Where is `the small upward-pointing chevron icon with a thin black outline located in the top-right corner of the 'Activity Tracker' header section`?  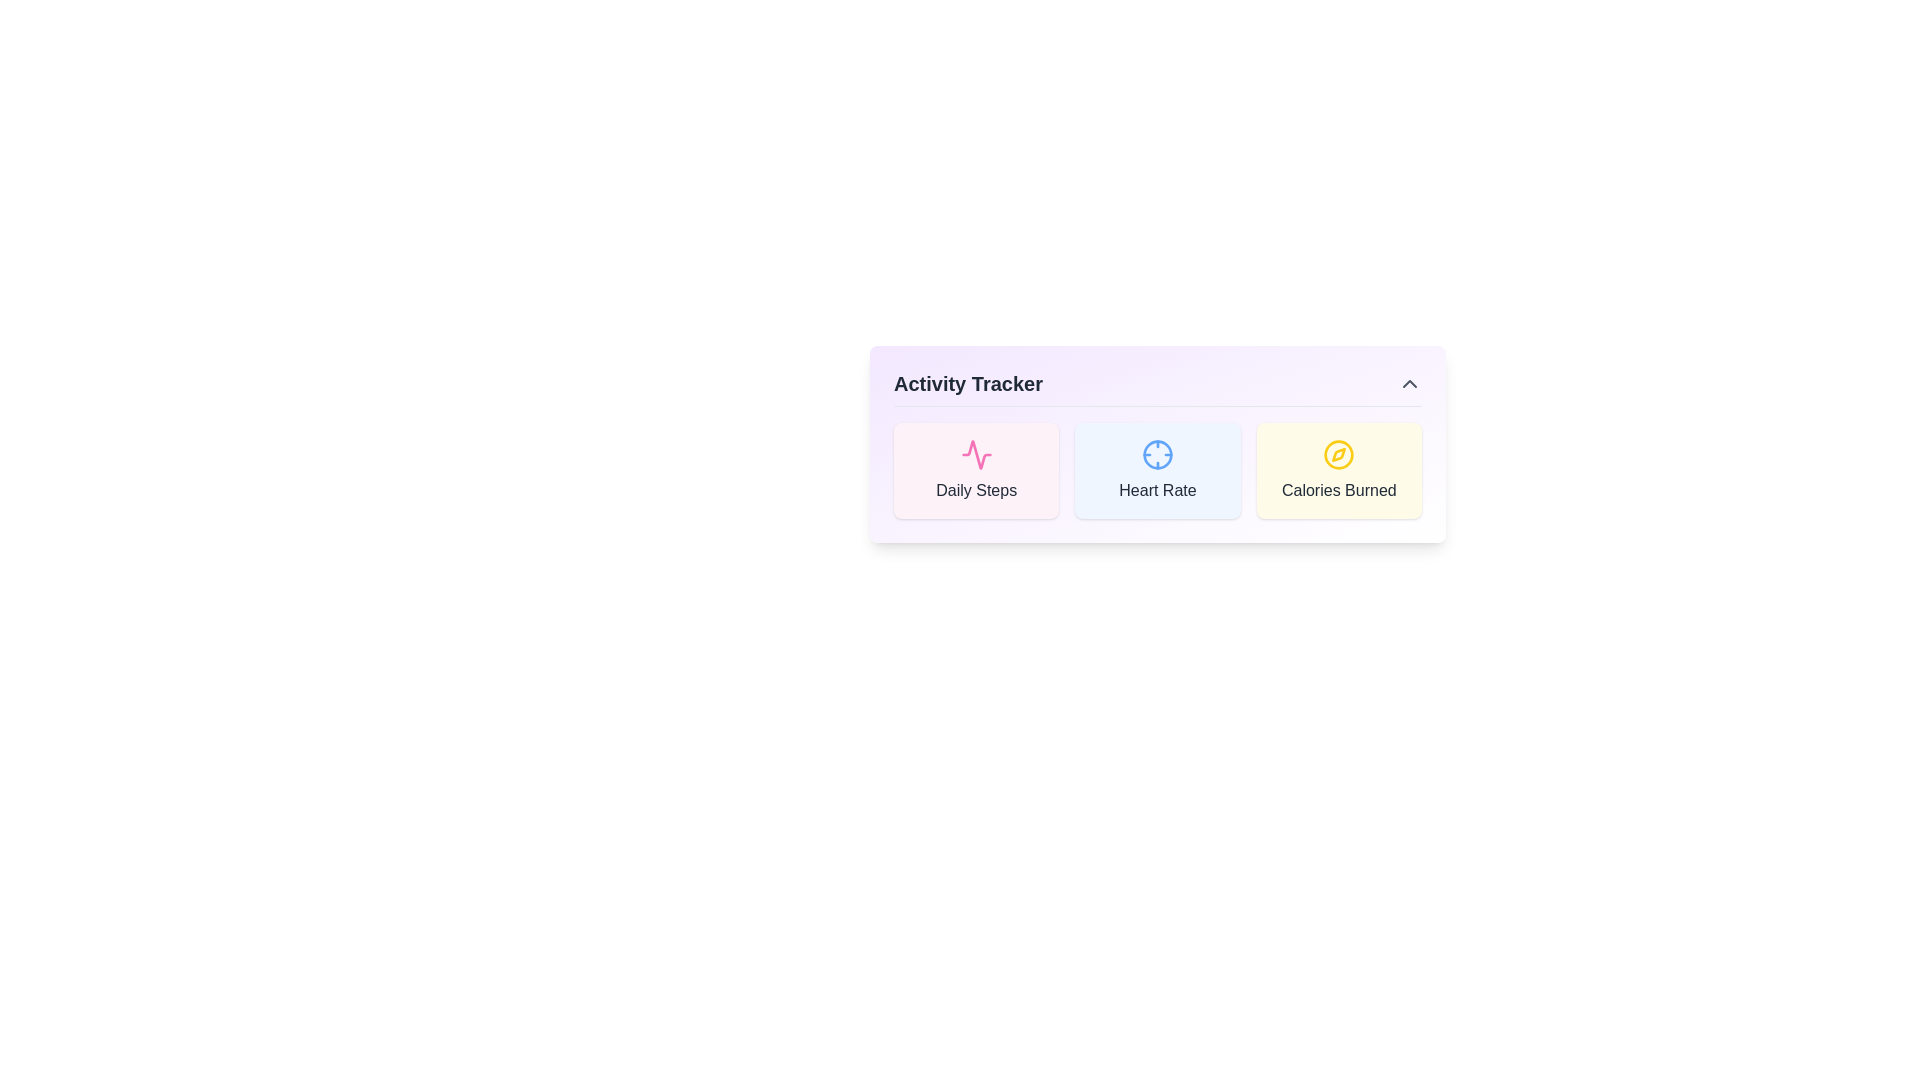
the small upward-pointing chevron icon with a thin black outline located in the top-right corner of the 'Activity Tracker' header section is located at coordinates (1409, 384).